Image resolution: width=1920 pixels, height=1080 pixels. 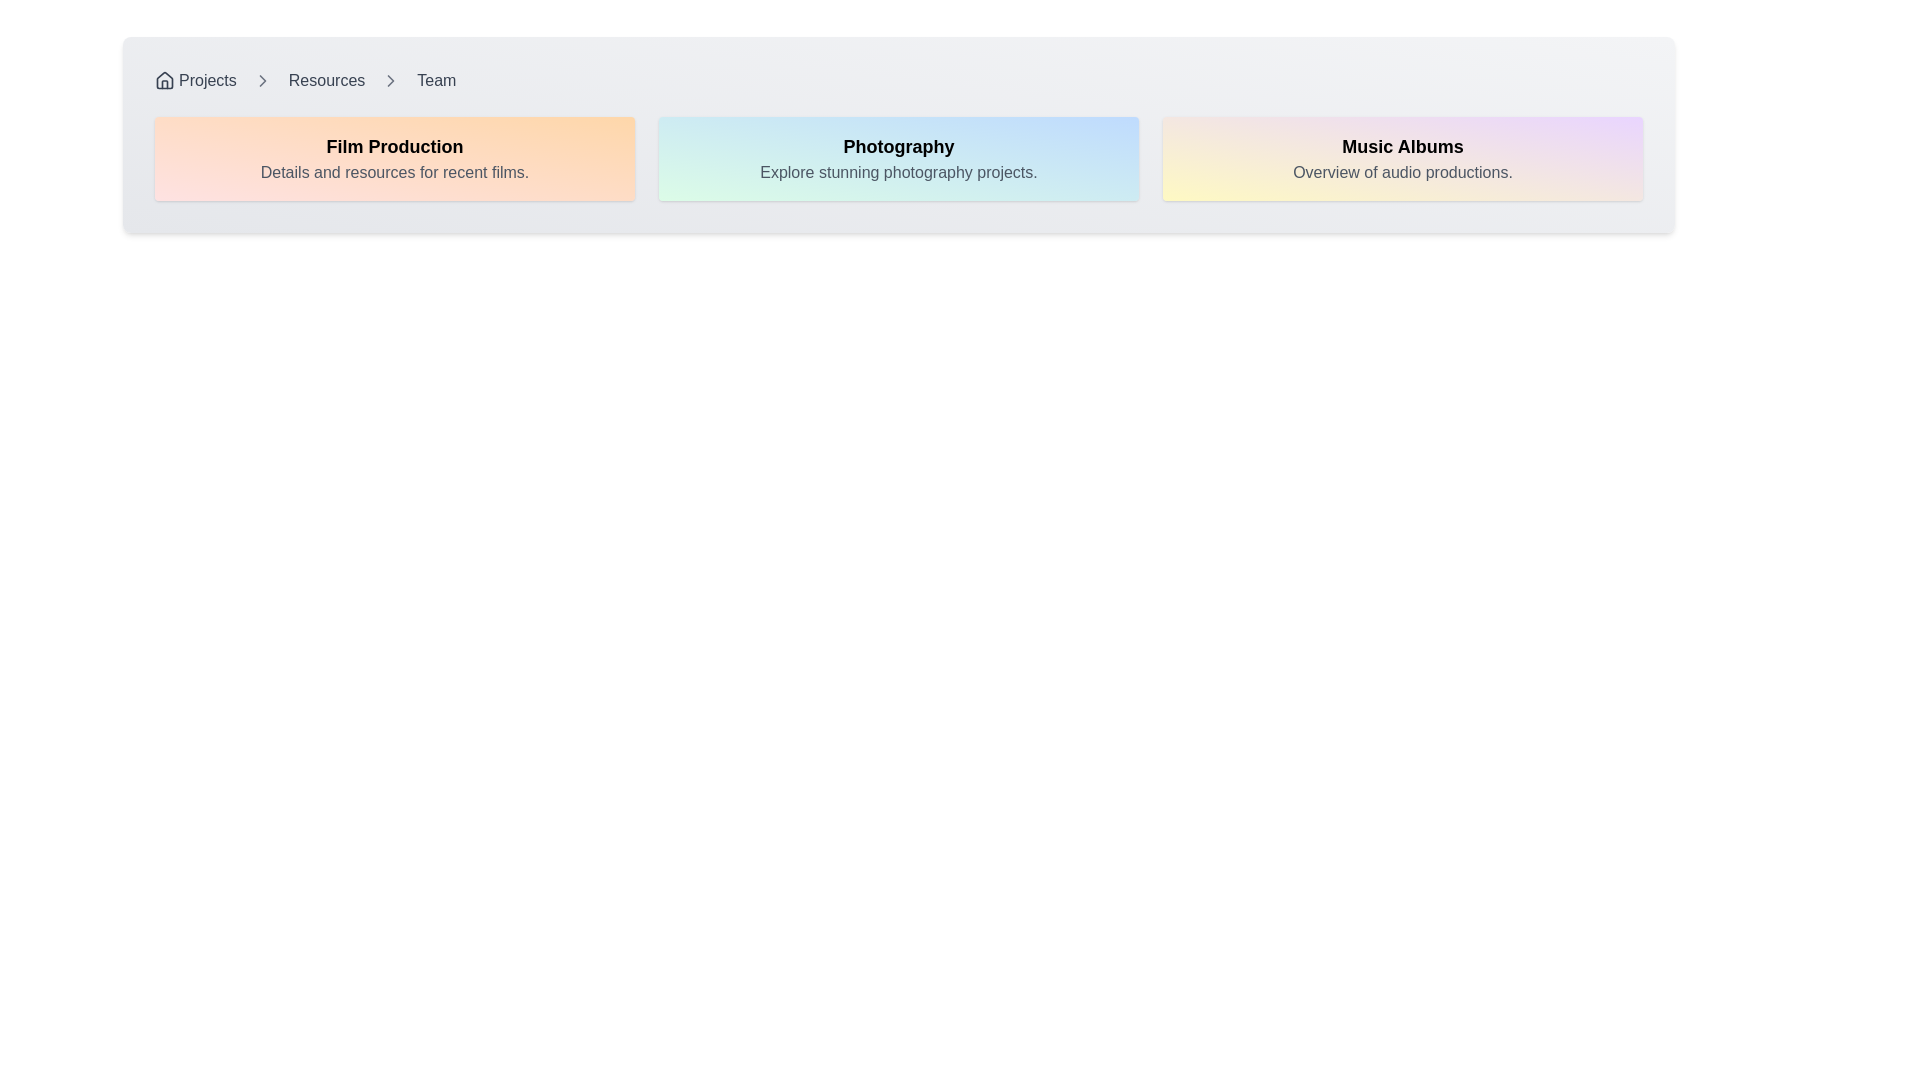 What do you see at coordinates (897, 172) in the screenshot?
I see `the descriptive text label that provides information about photography projects, located beneath the 'Photography' heading and within a card with a gradient background` at bounding box center [897, 172].